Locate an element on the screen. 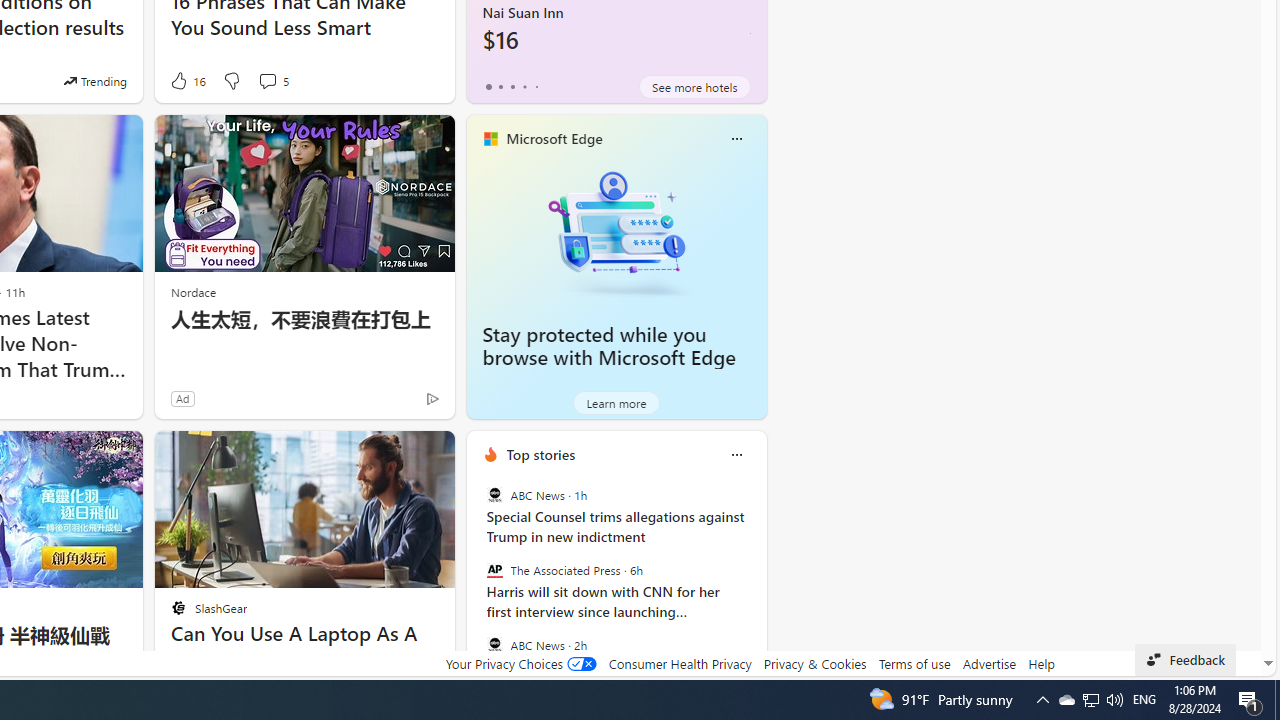 The image size is (1280, 720). 'Help' is located at coordinates (1040, 663).